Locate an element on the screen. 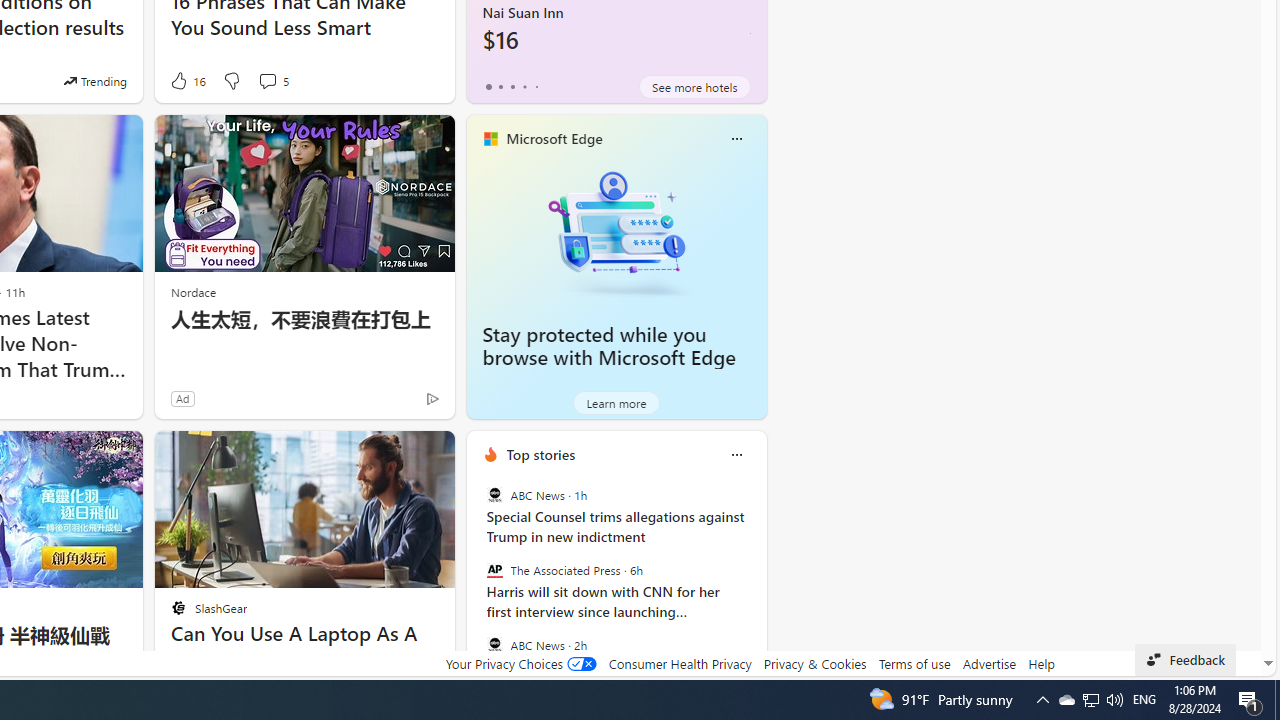 The image size is (1280, 720). 'Help' is located at coordinates (1040, 663).